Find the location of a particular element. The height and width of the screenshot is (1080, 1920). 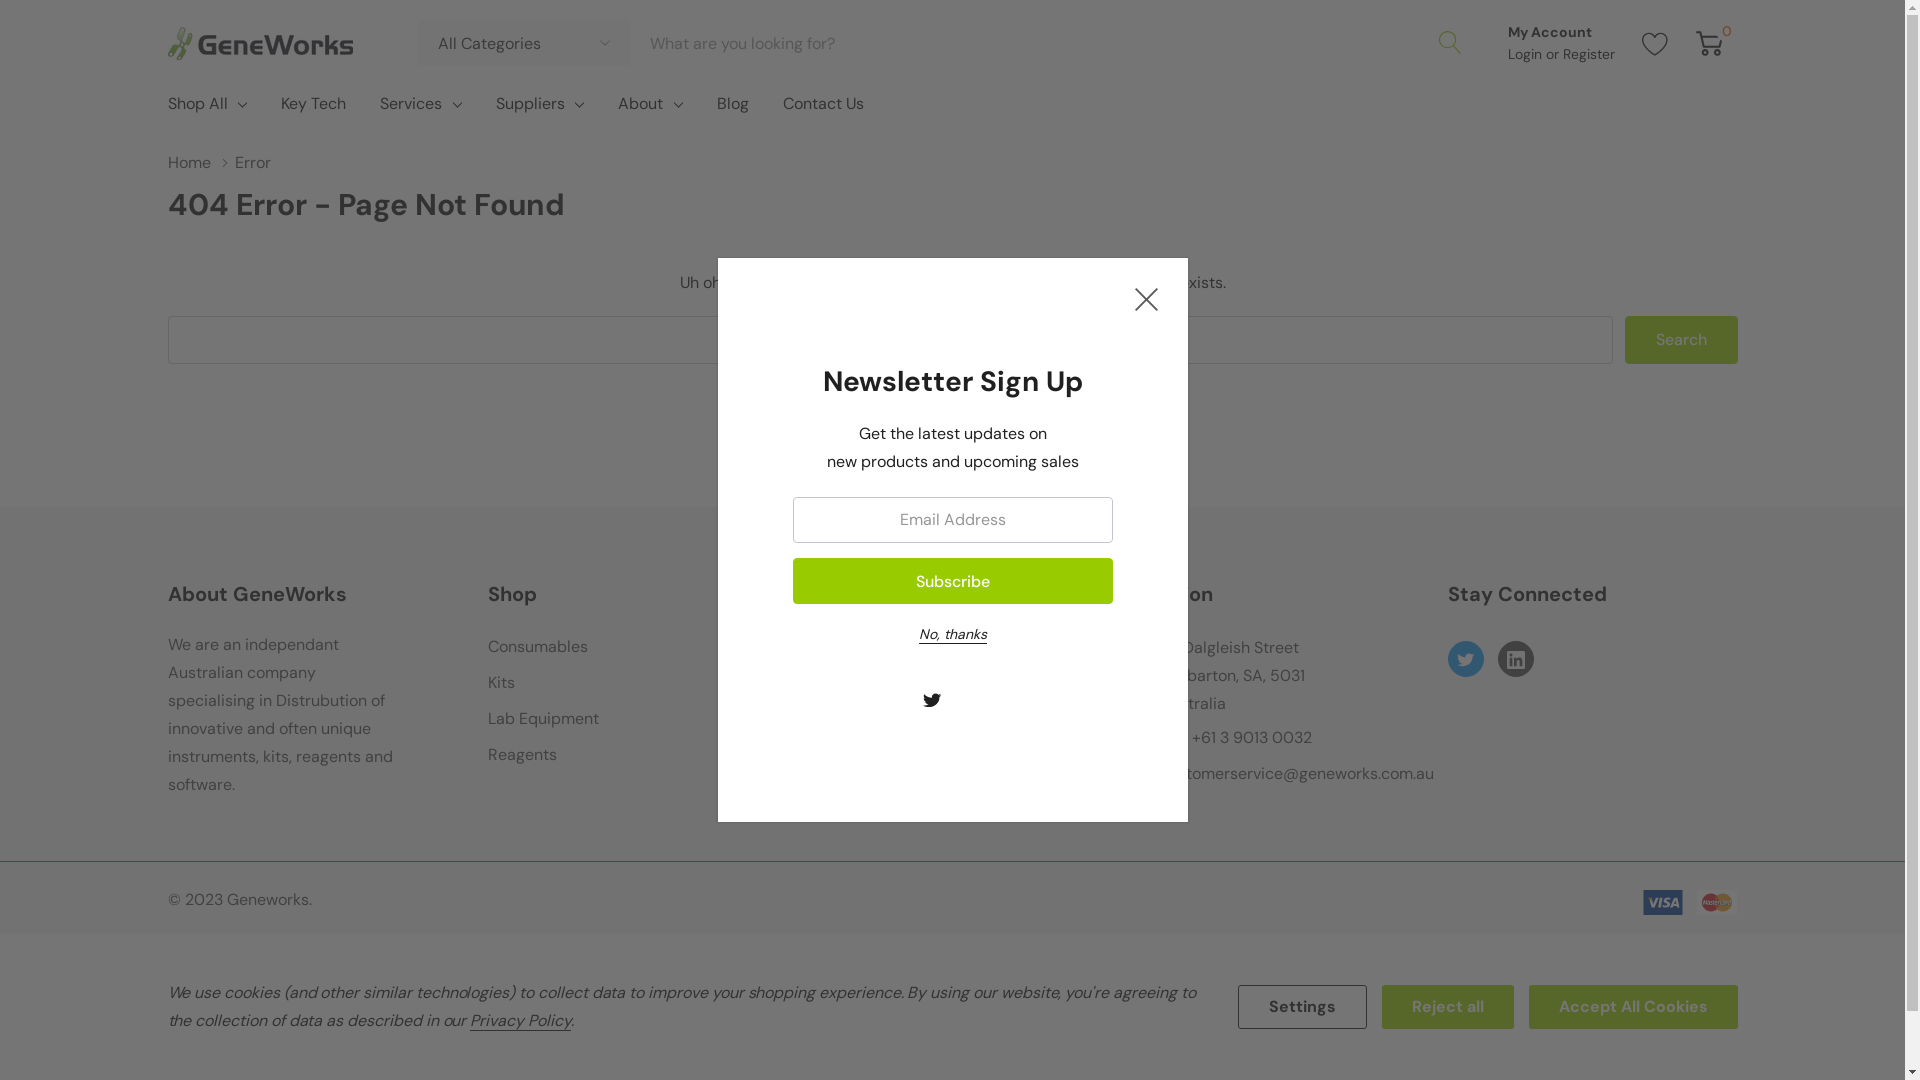

'Login' is located at coordinates (1525, 53).